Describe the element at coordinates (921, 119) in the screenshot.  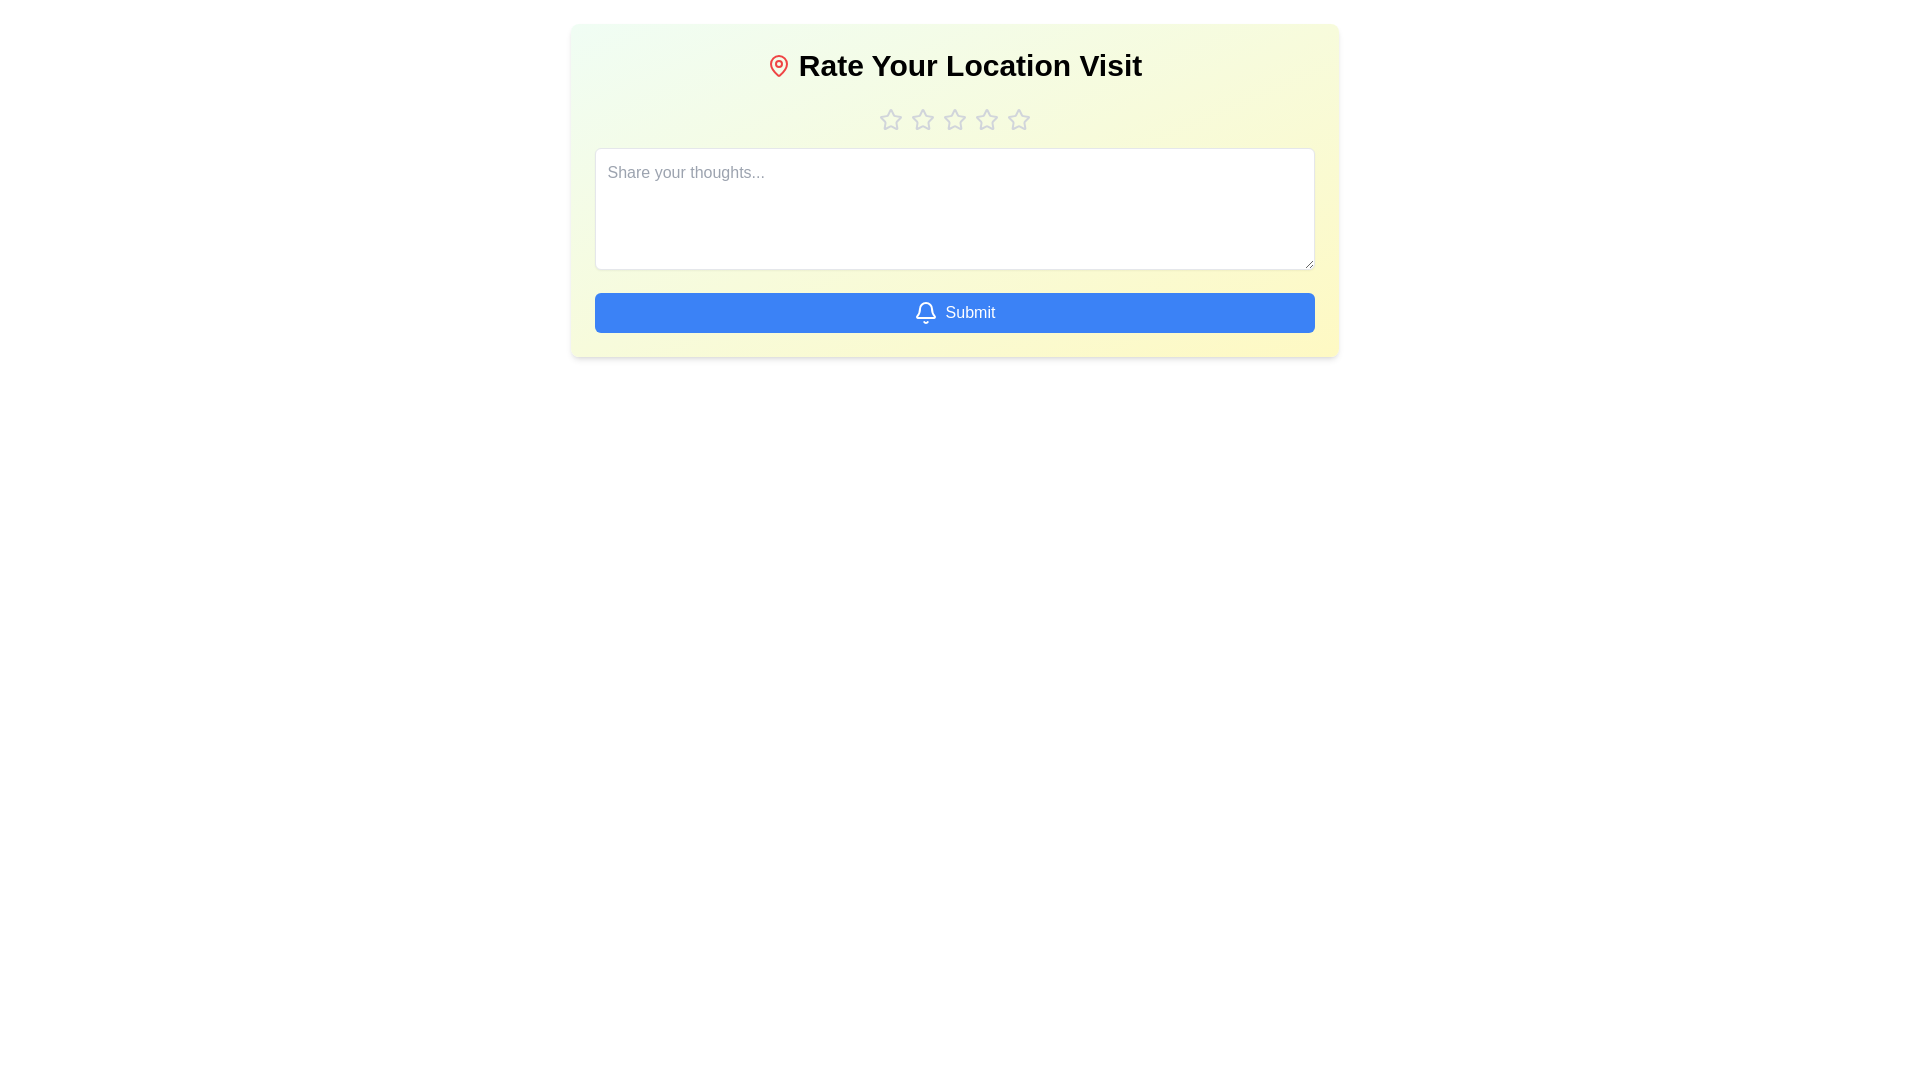
I see `the star corresponding to 2 to preview the rating effect` at that location.